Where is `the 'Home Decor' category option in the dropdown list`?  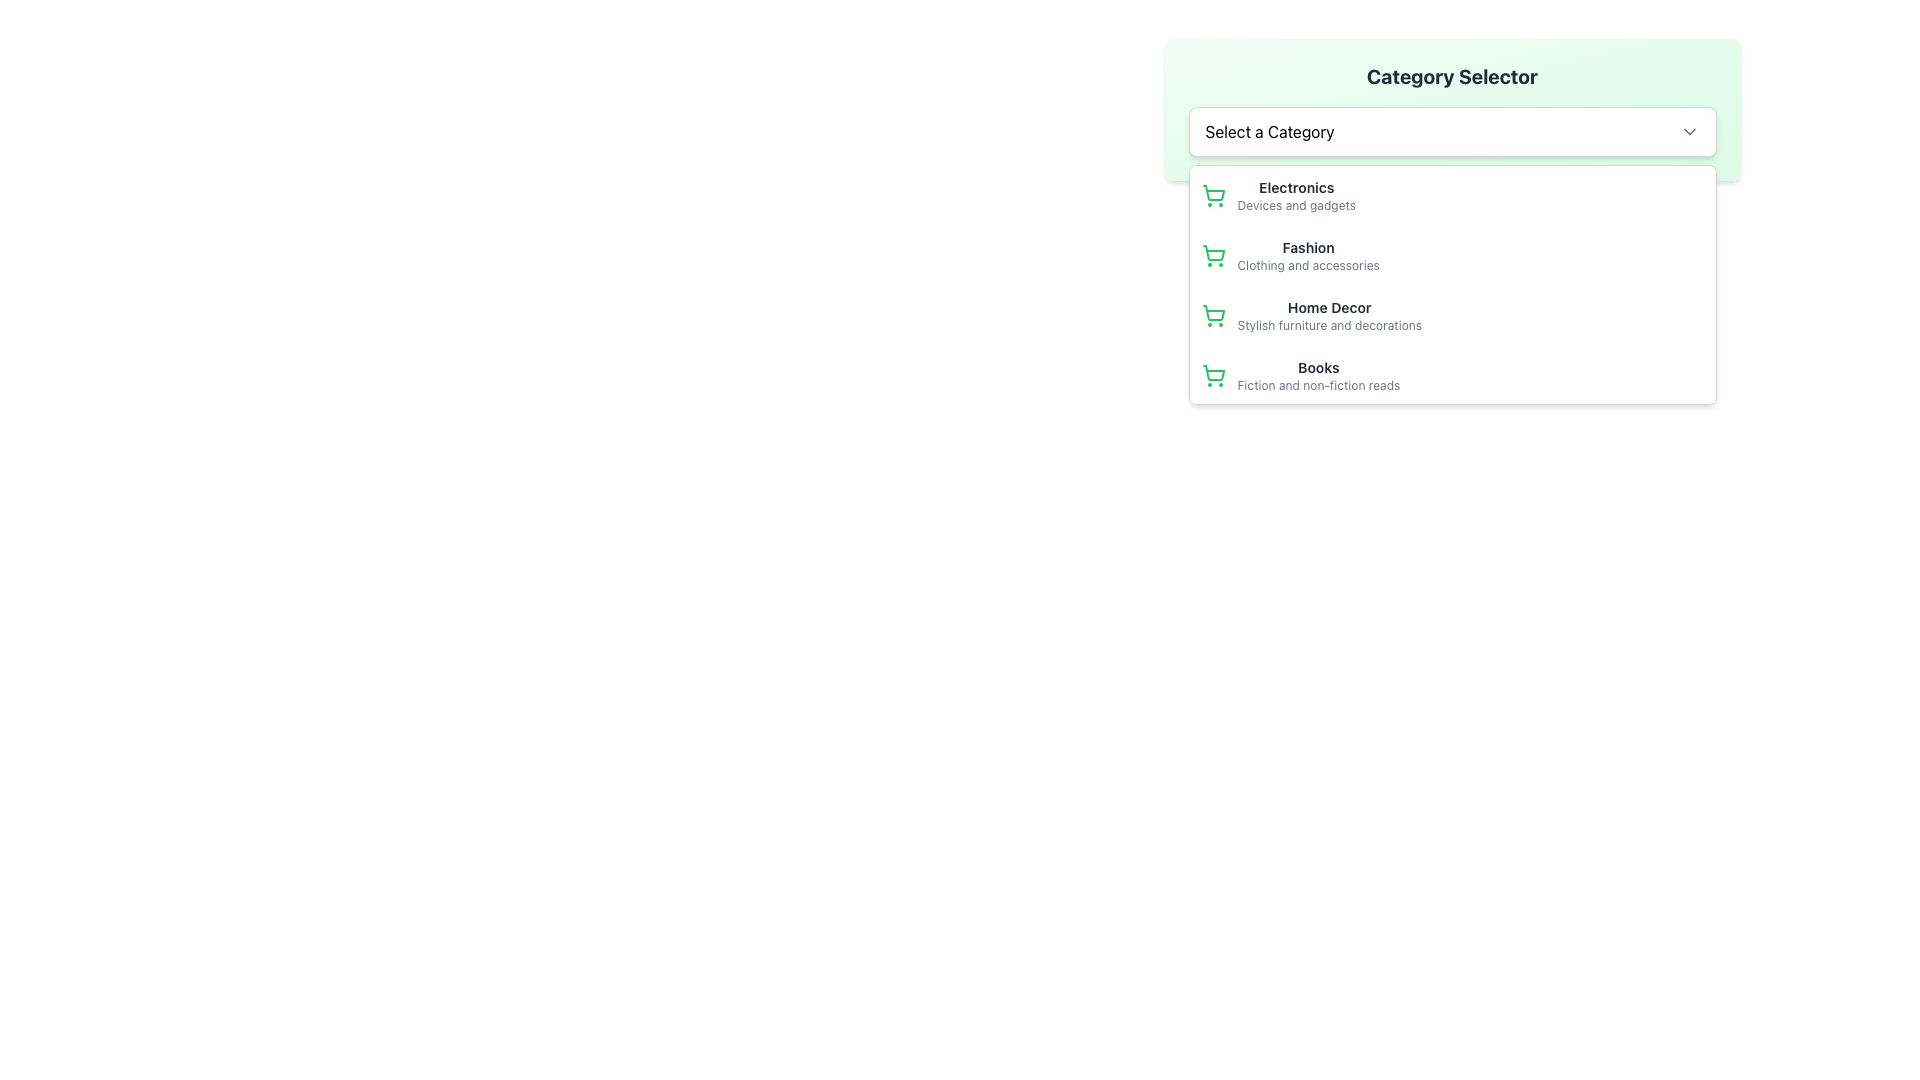
the 'Home Decor' category option in the dropdown list is located at coordinates (1452, 315).